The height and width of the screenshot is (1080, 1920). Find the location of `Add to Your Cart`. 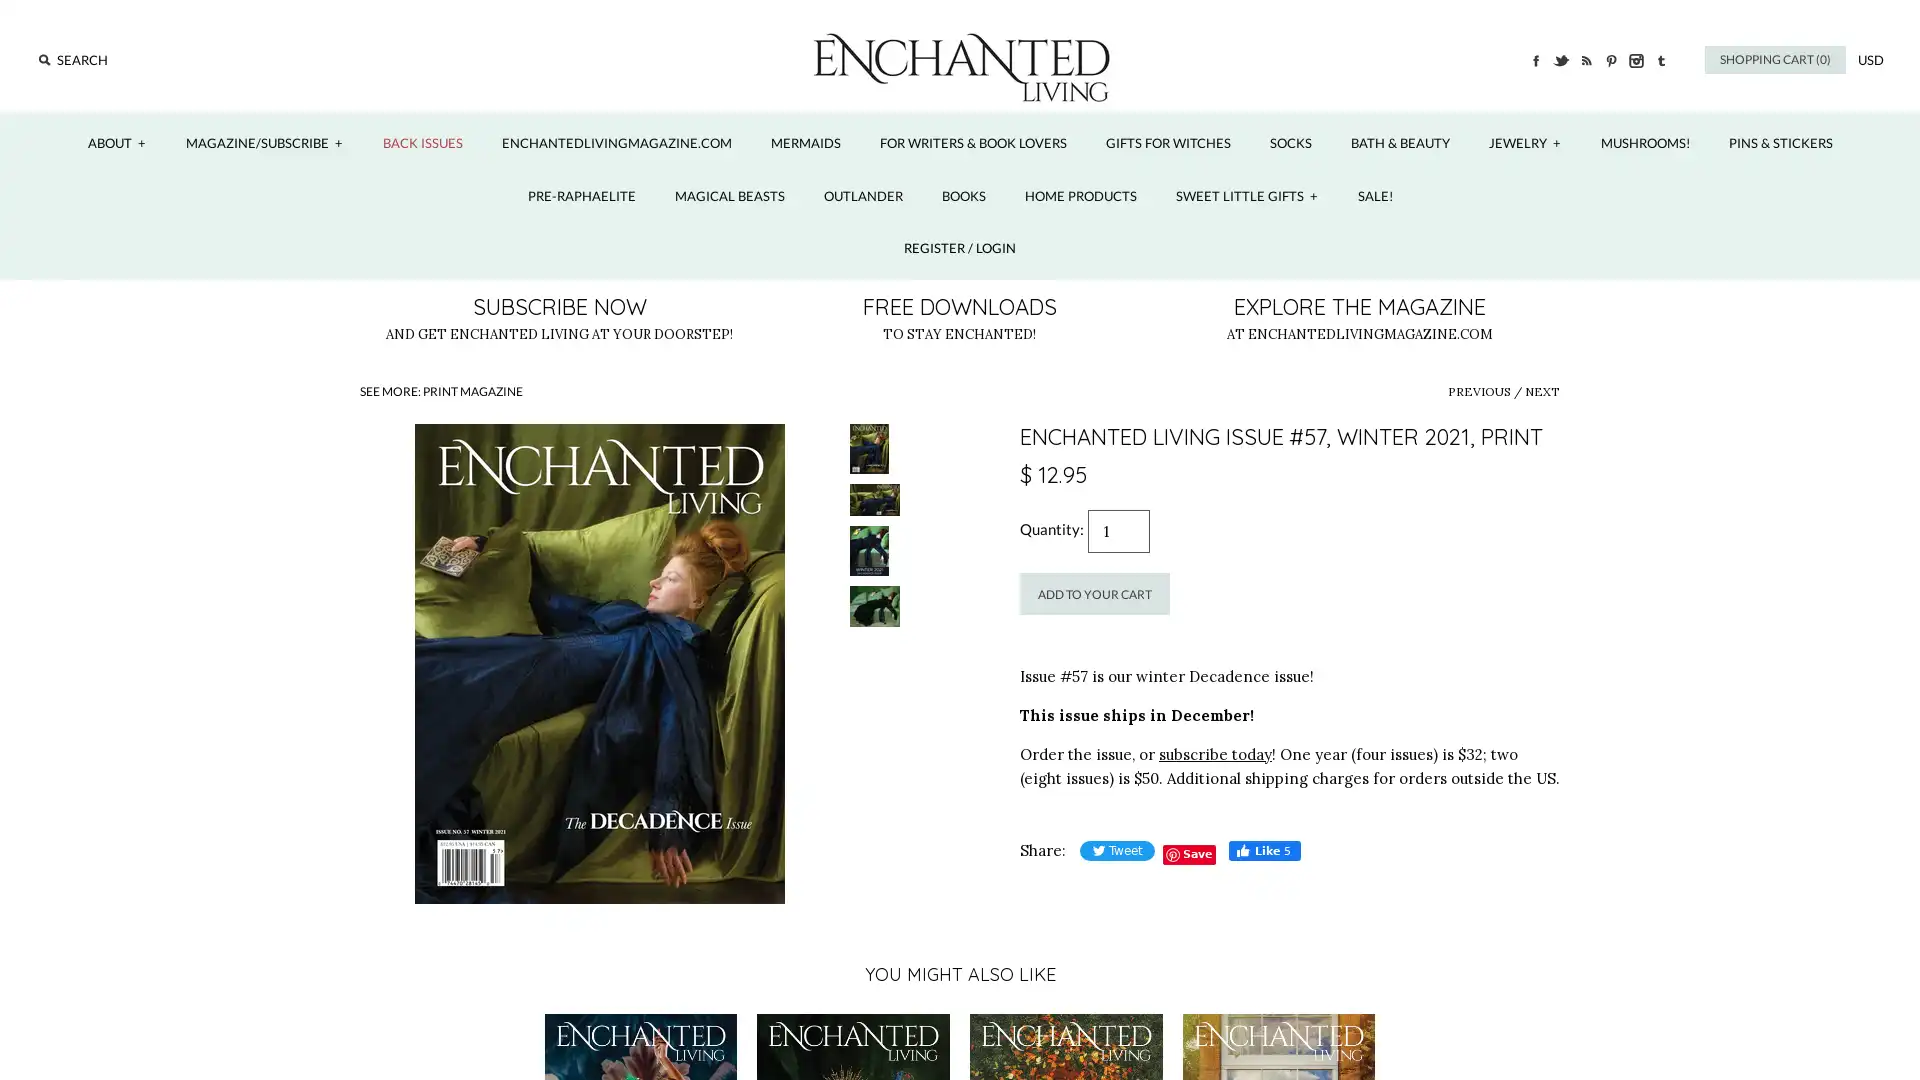

Add to Your Cart is located at coordinates (1093, 593).